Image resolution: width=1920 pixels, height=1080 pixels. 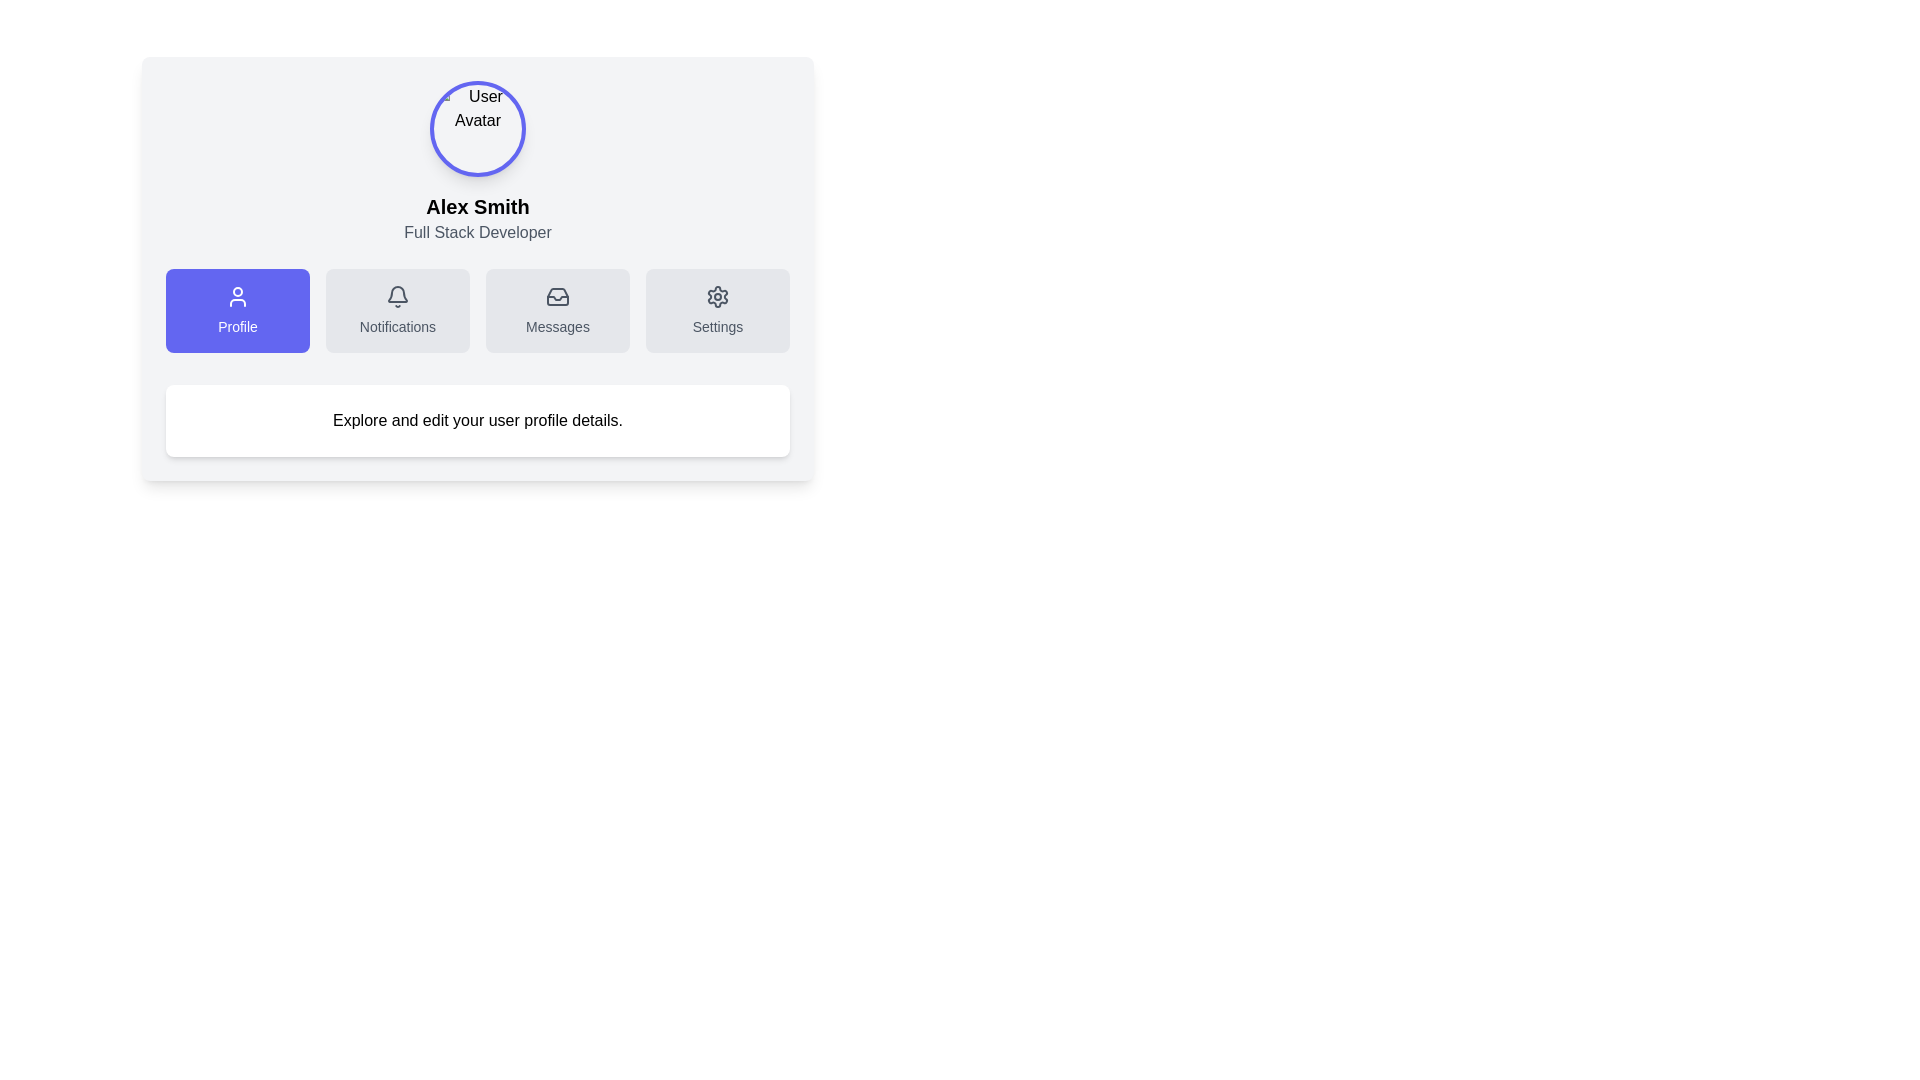 What do you see at coordinates (477, 419) in the screenshot?
I see `the informational text label located in the lower section of a white, rounded, shadowed card, which provides guidance about the user profile section` at bounding box center [477, 419].